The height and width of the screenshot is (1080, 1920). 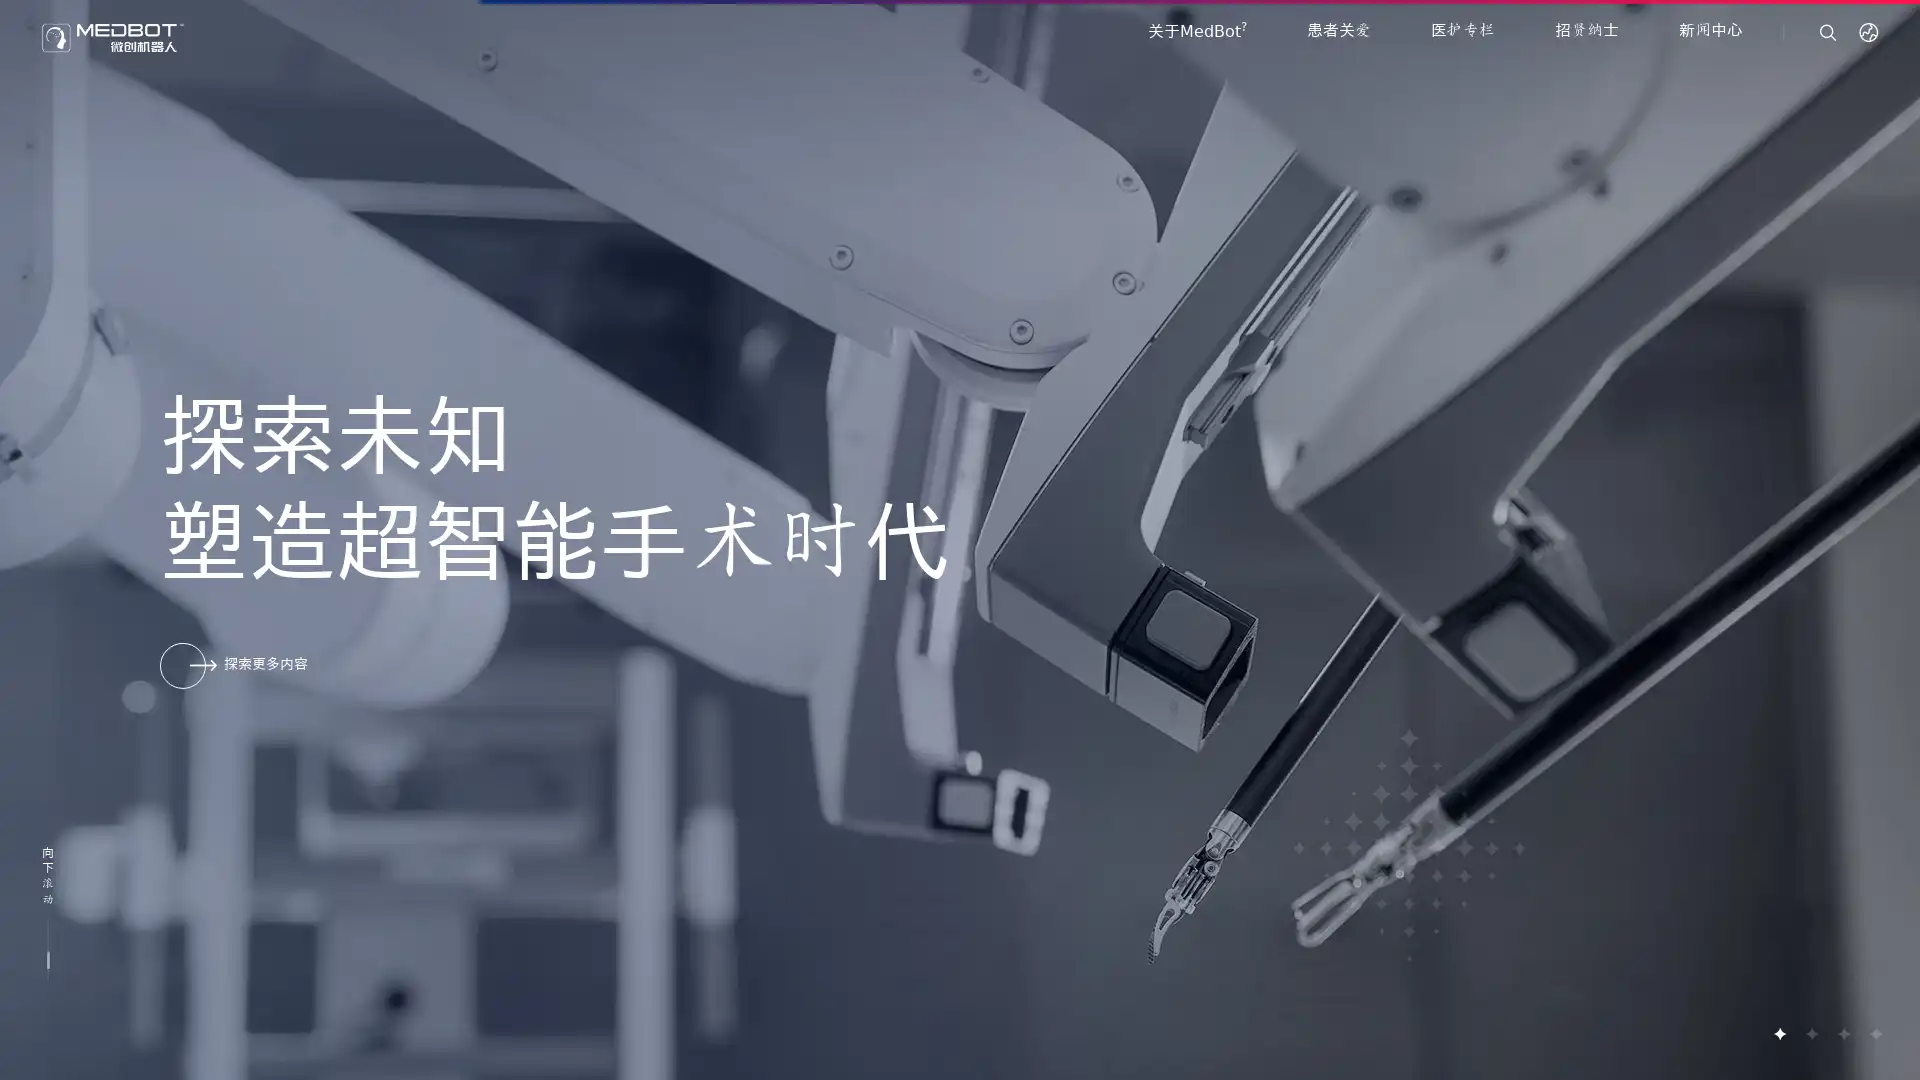 What do you see at coordinates (1810, 1033) in the screenshot?
I see `Go to slide 2` at bounding box center [1810, 1033].